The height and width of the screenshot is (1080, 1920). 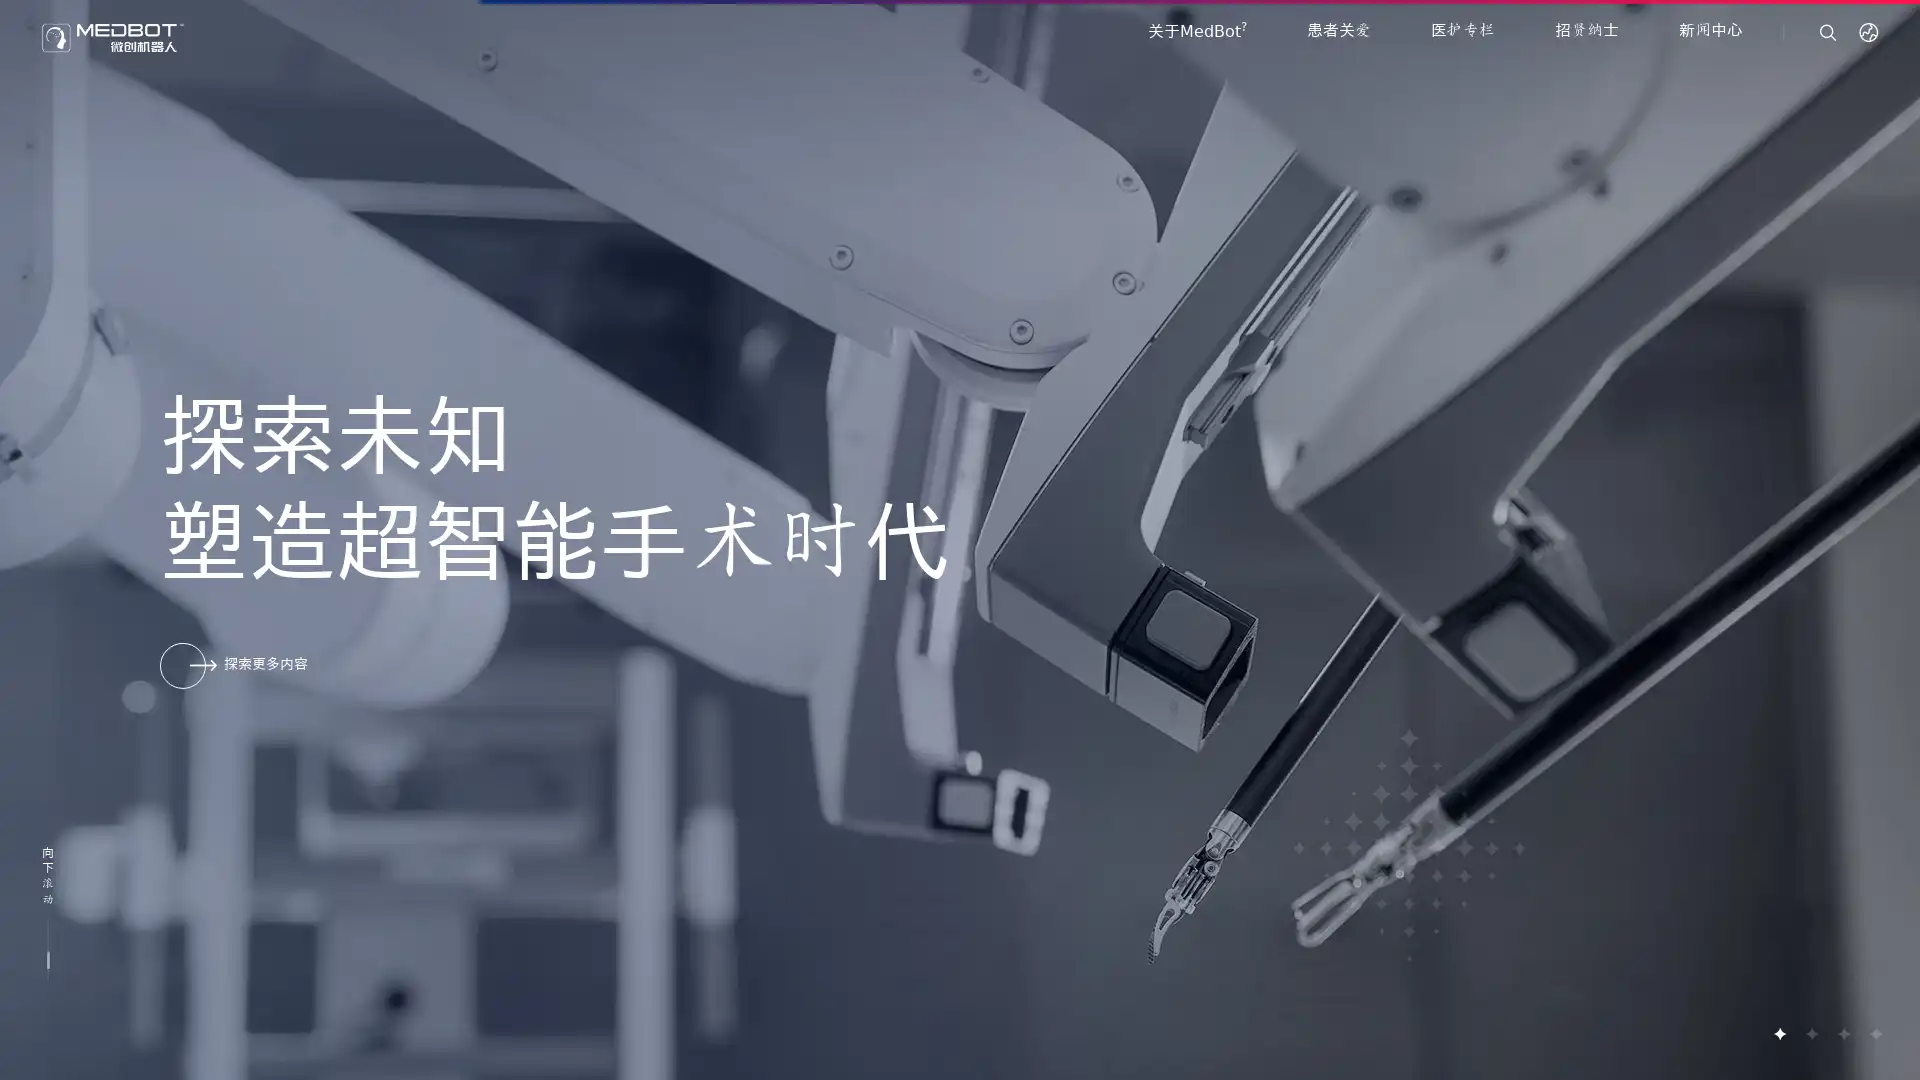 What do you see at coordinates (1810, 1033) in the screenshot?
I see `Go to slide 2` at bounding box center [1810, 1033].